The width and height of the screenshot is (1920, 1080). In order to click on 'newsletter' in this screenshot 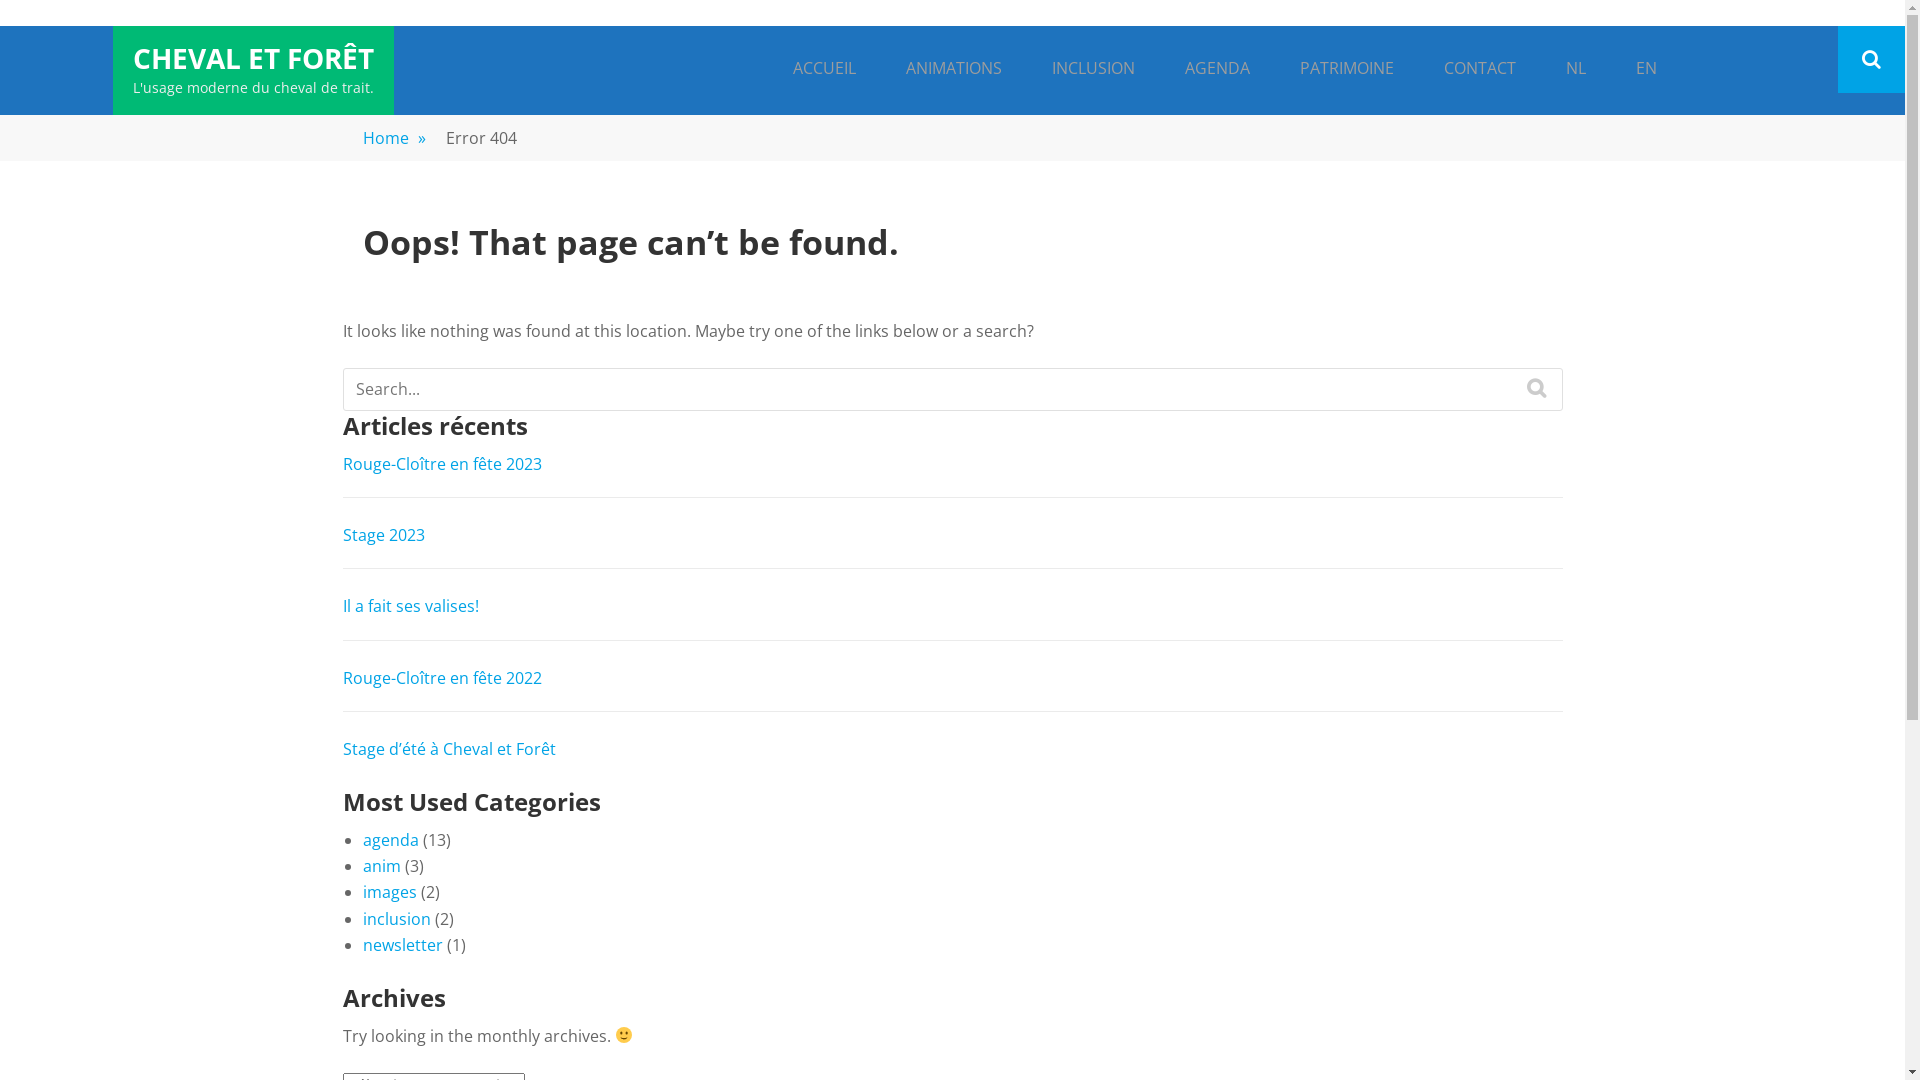, I will do `click(401, 945)`.